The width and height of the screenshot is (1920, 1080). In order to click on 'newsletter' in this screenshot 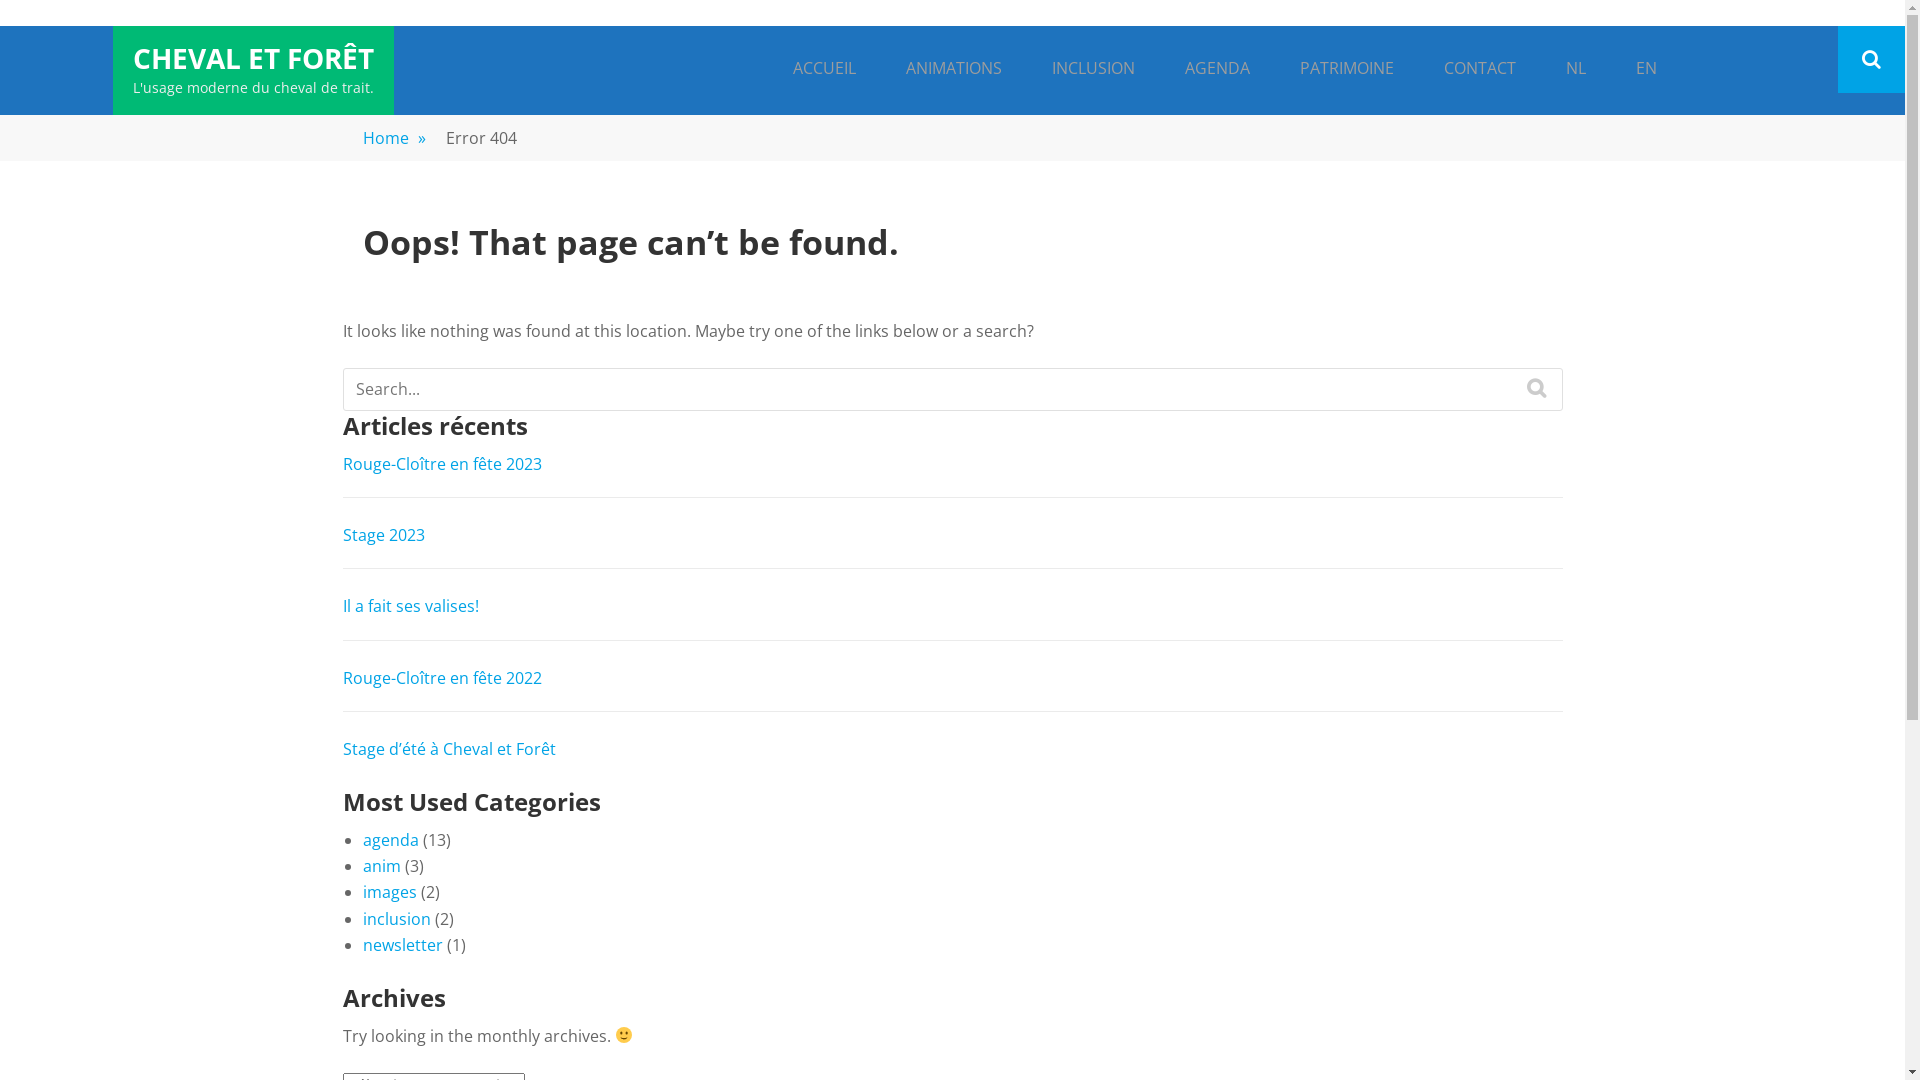, I will do `click(401, 945)`.